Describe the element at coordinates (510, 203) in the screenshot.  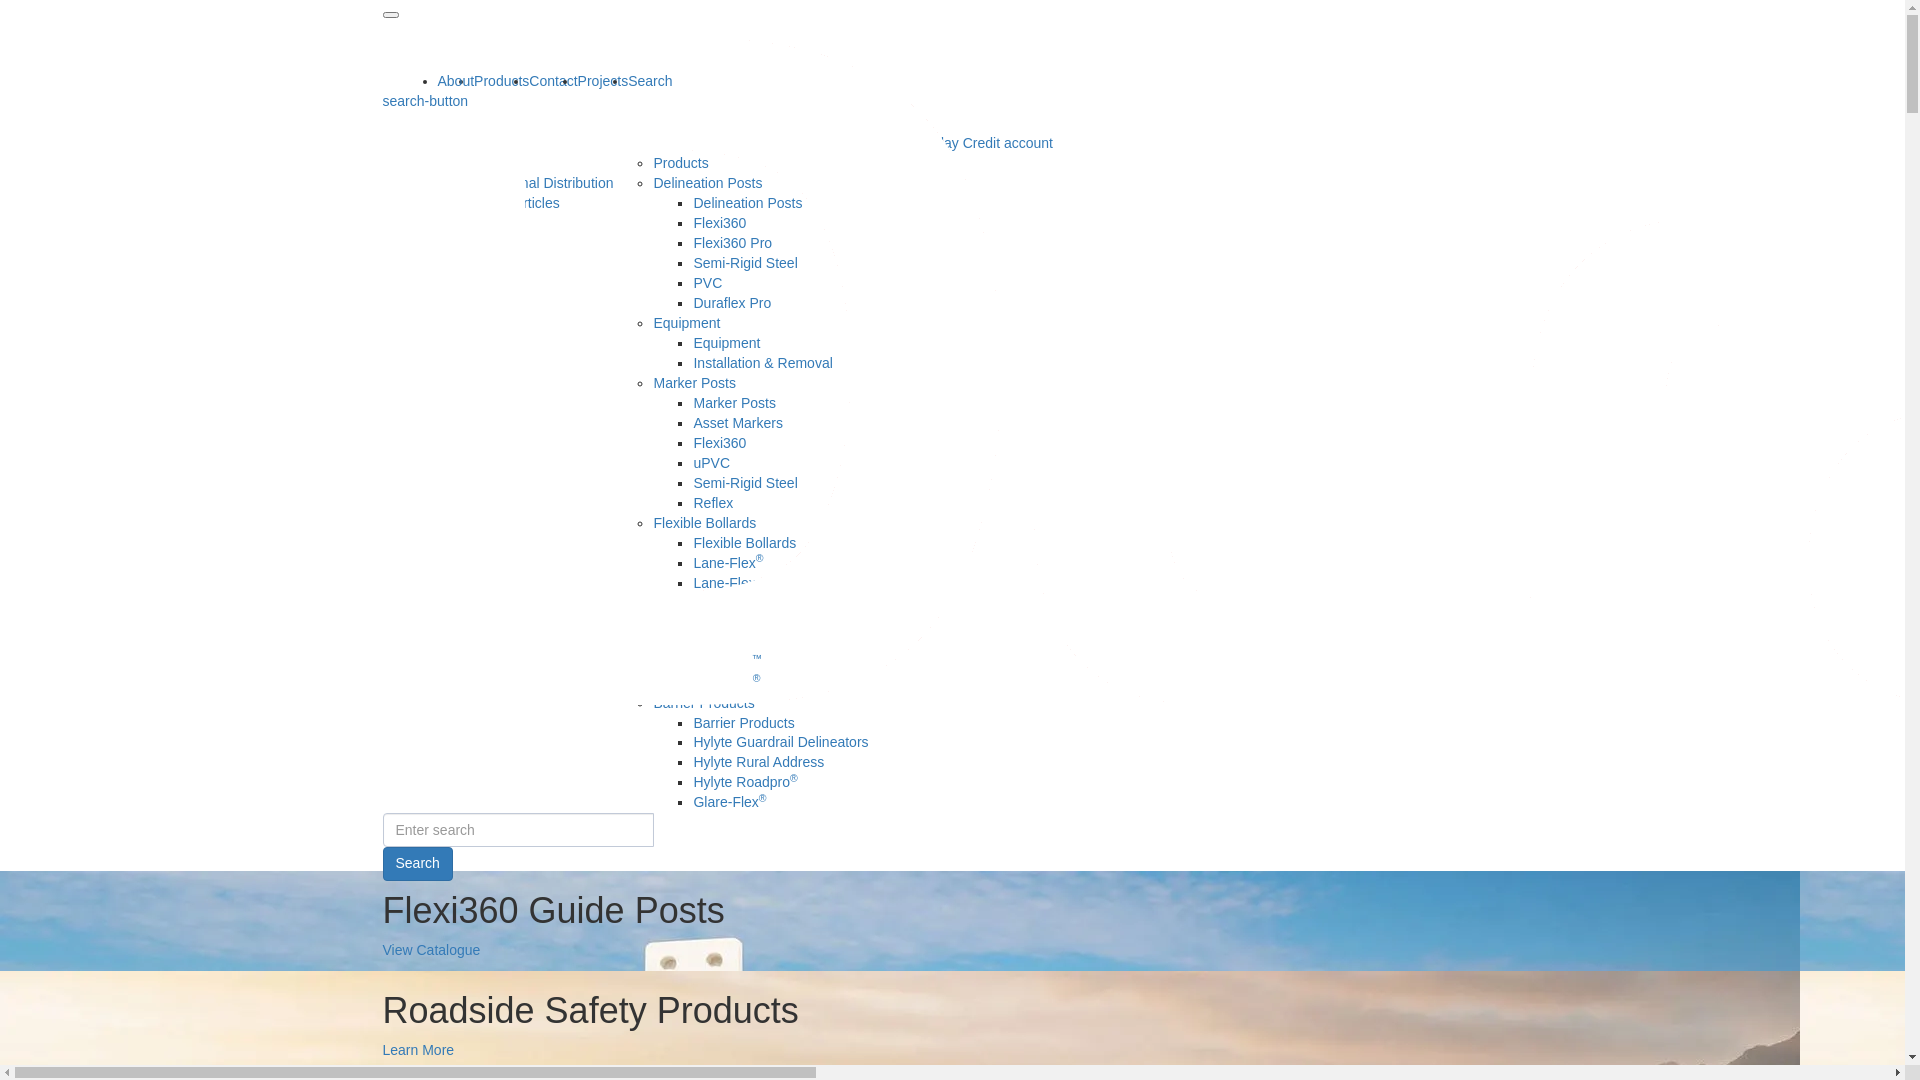
I see `'News & Articles'` at that location.